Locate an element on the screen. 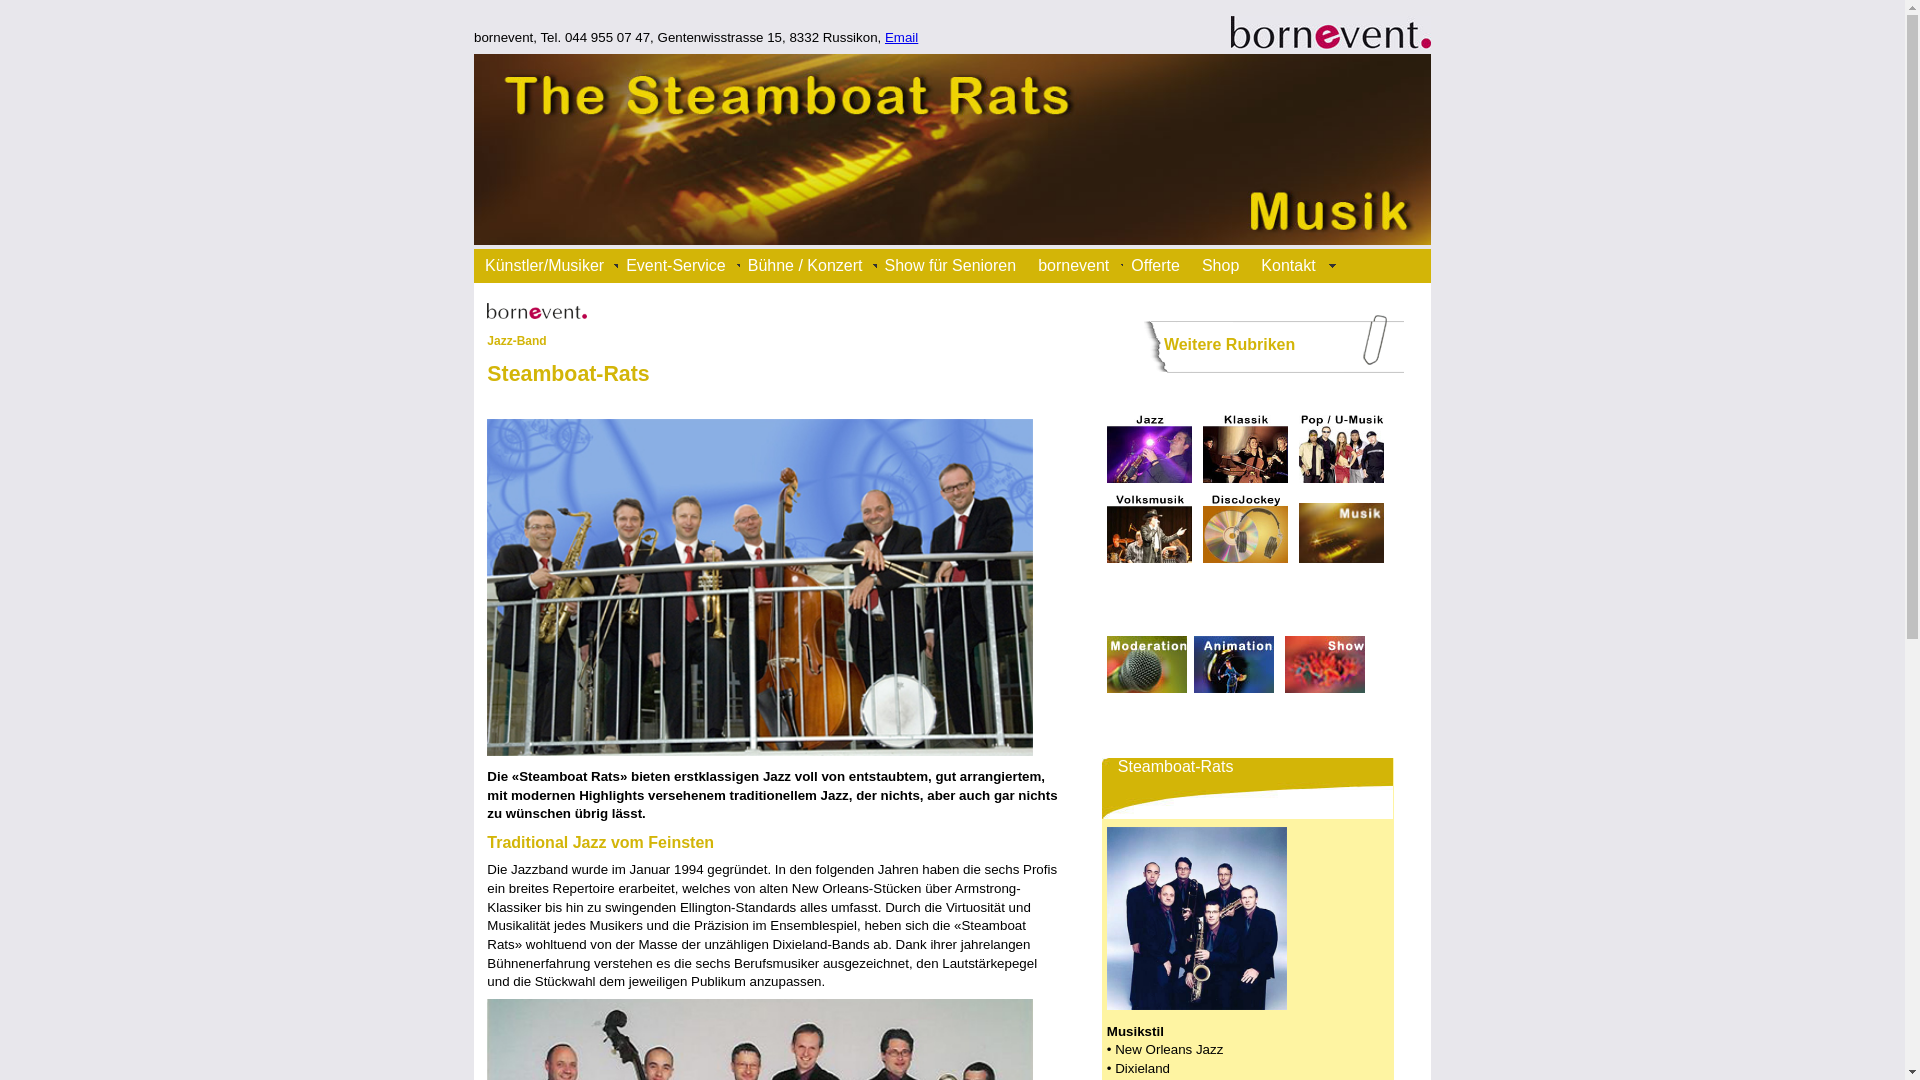 The height and width of the screenshot is (1080, 1920). 'Jazz' is located at coordinates (1149, 447).